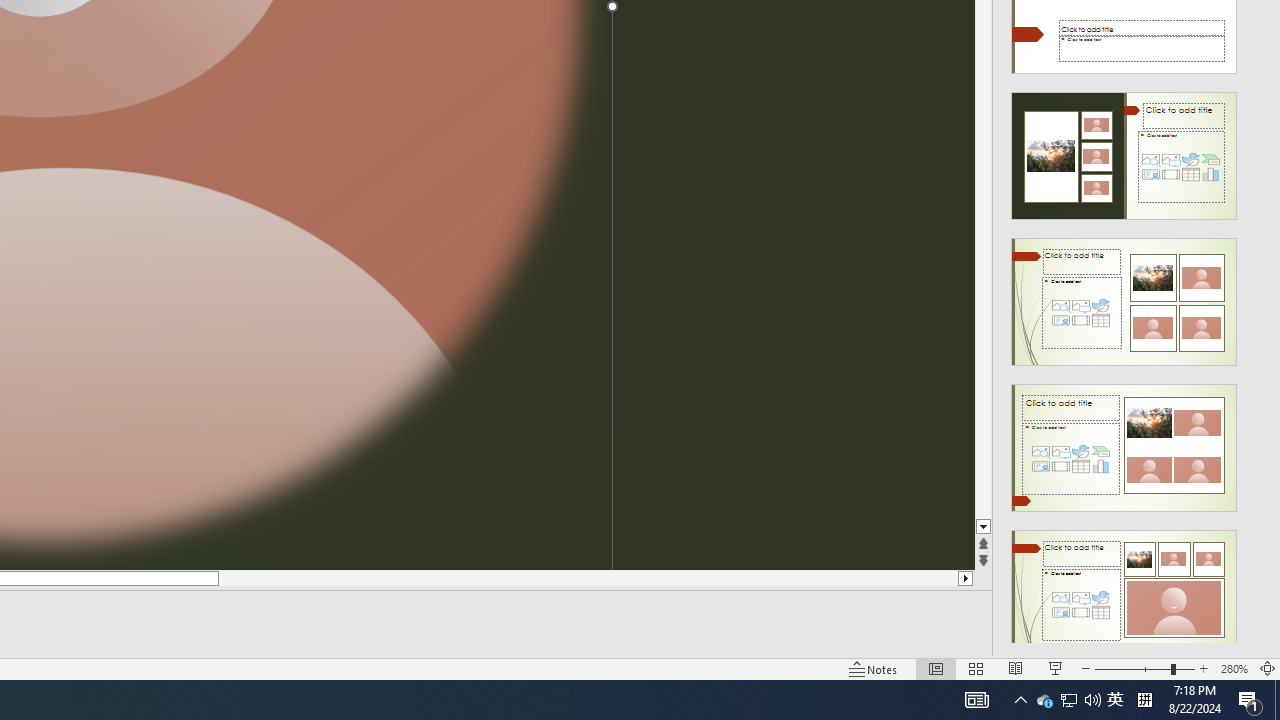  Describe the element at coordinates (1266, 669) in the screenshot. I see `'Zoom to Fit '` at that location.